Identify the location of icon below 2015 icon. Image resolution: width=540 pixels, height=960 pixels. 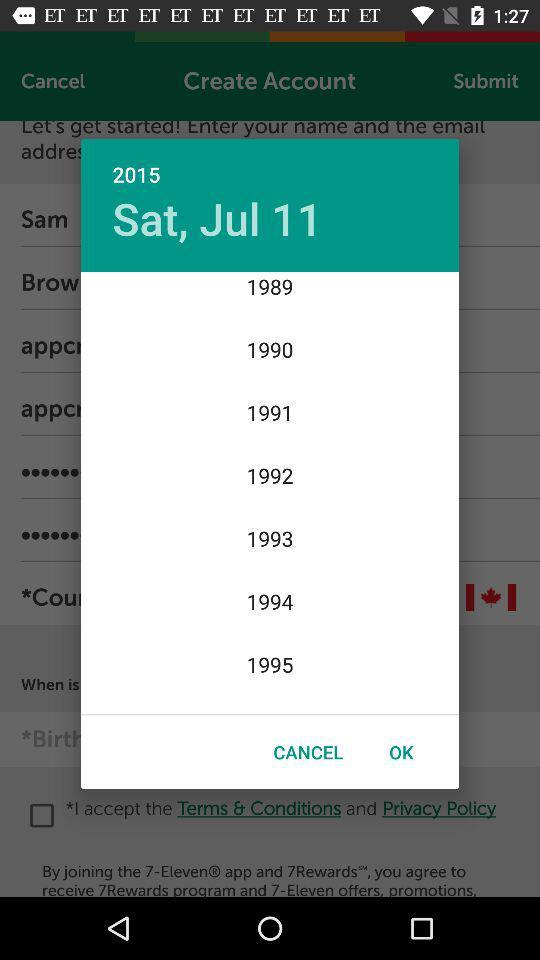
(216, 218).